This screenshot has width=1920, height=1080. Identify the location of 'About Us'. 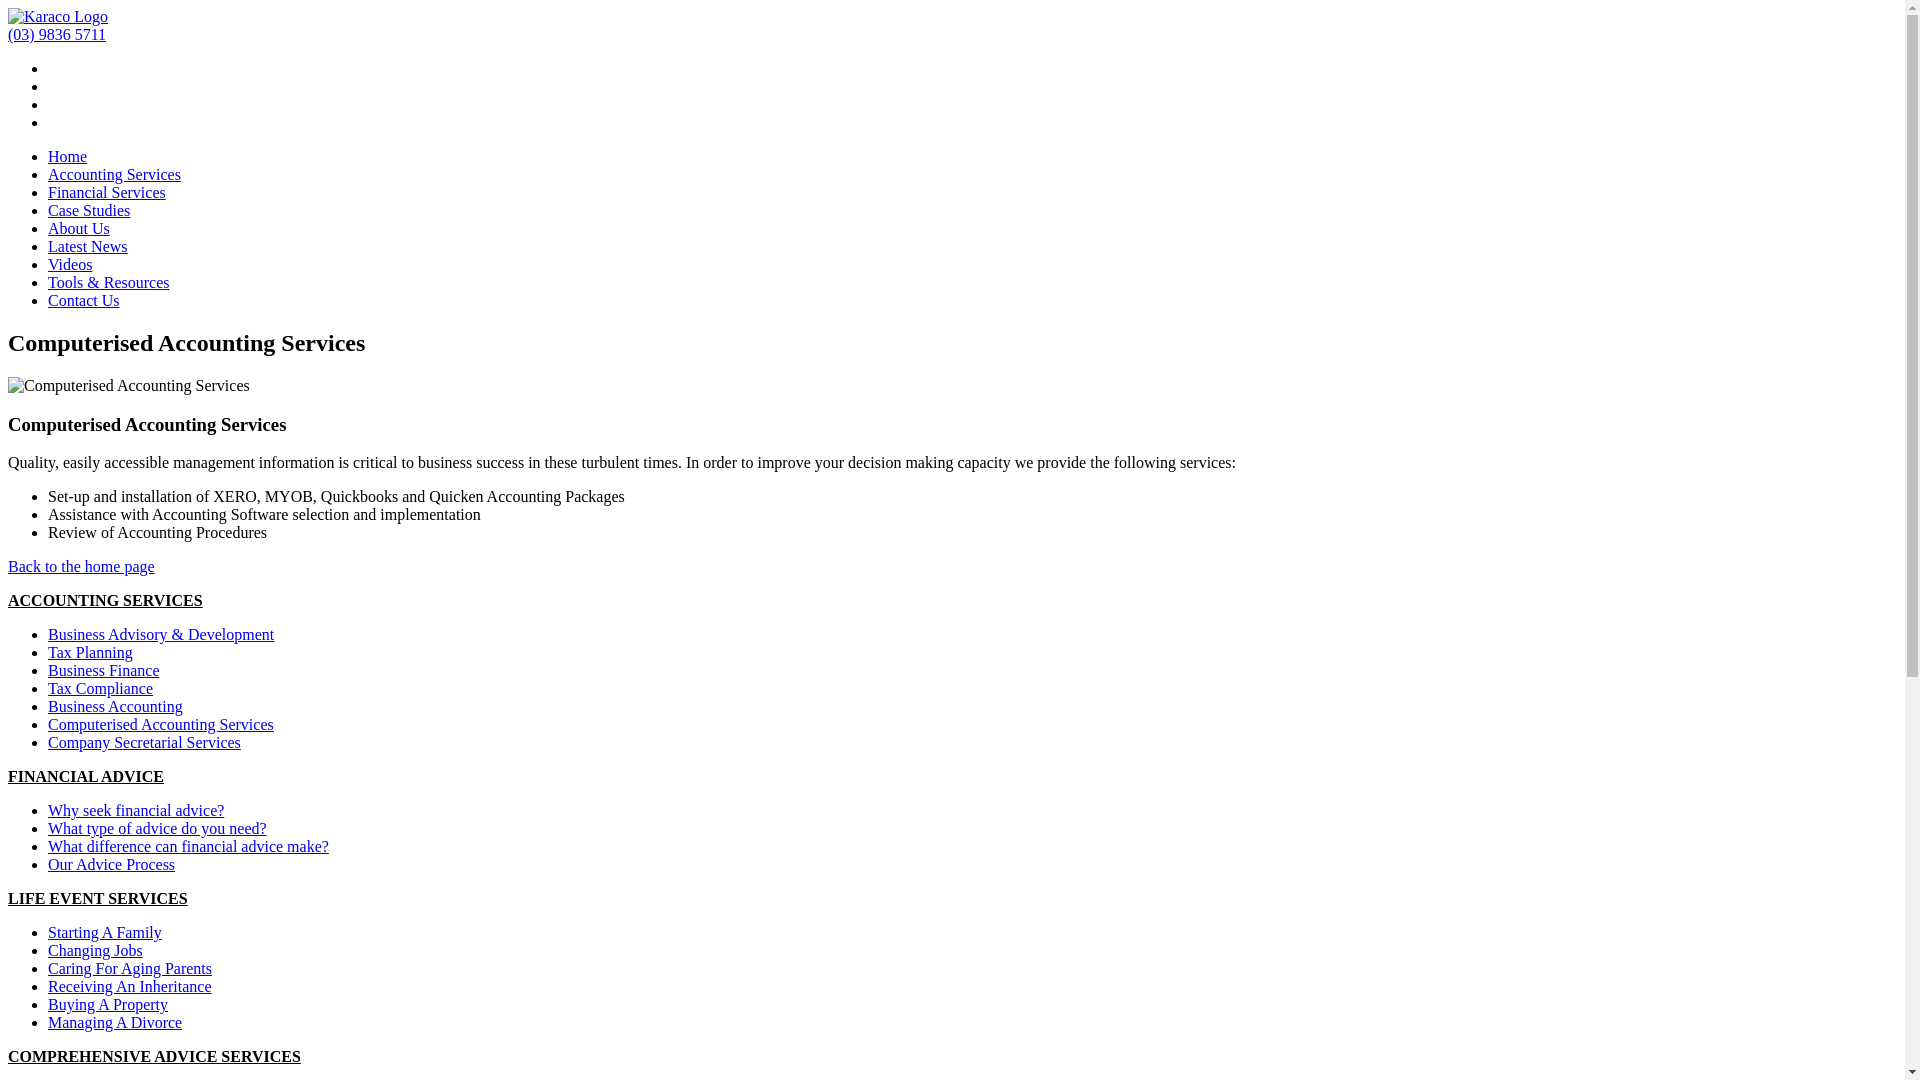
(48, 227).